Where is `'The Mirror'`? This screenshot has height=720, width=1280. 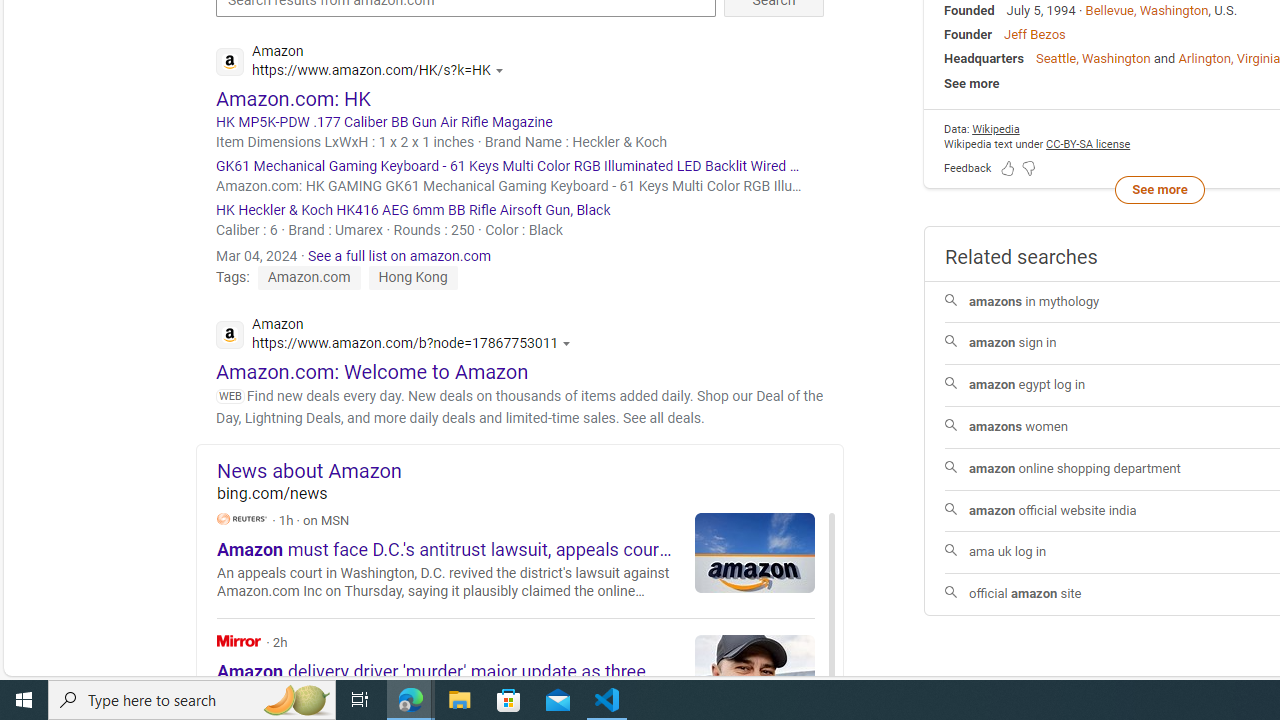
'The Mirror' is located at coordinates (239, 640).